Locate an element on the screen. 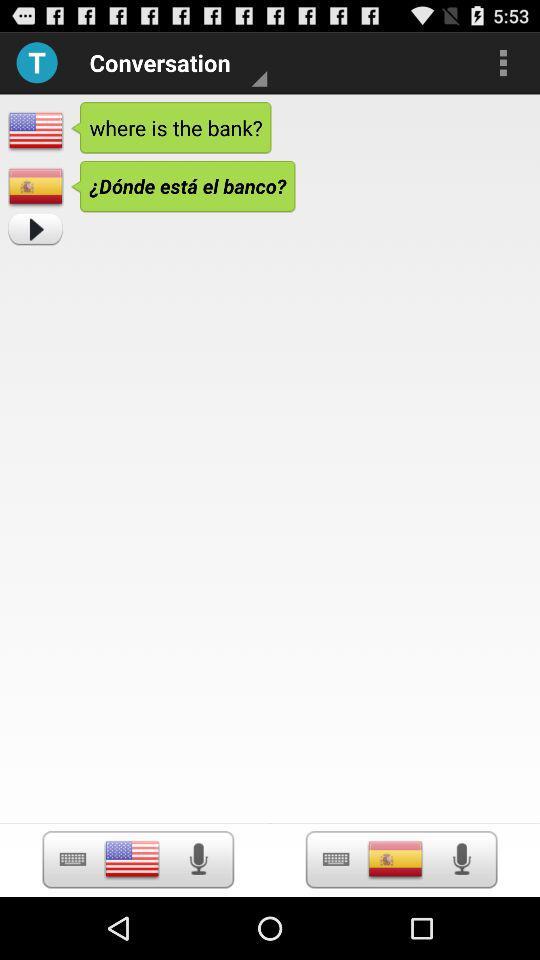  translate to is located at coordinates (395, 858).